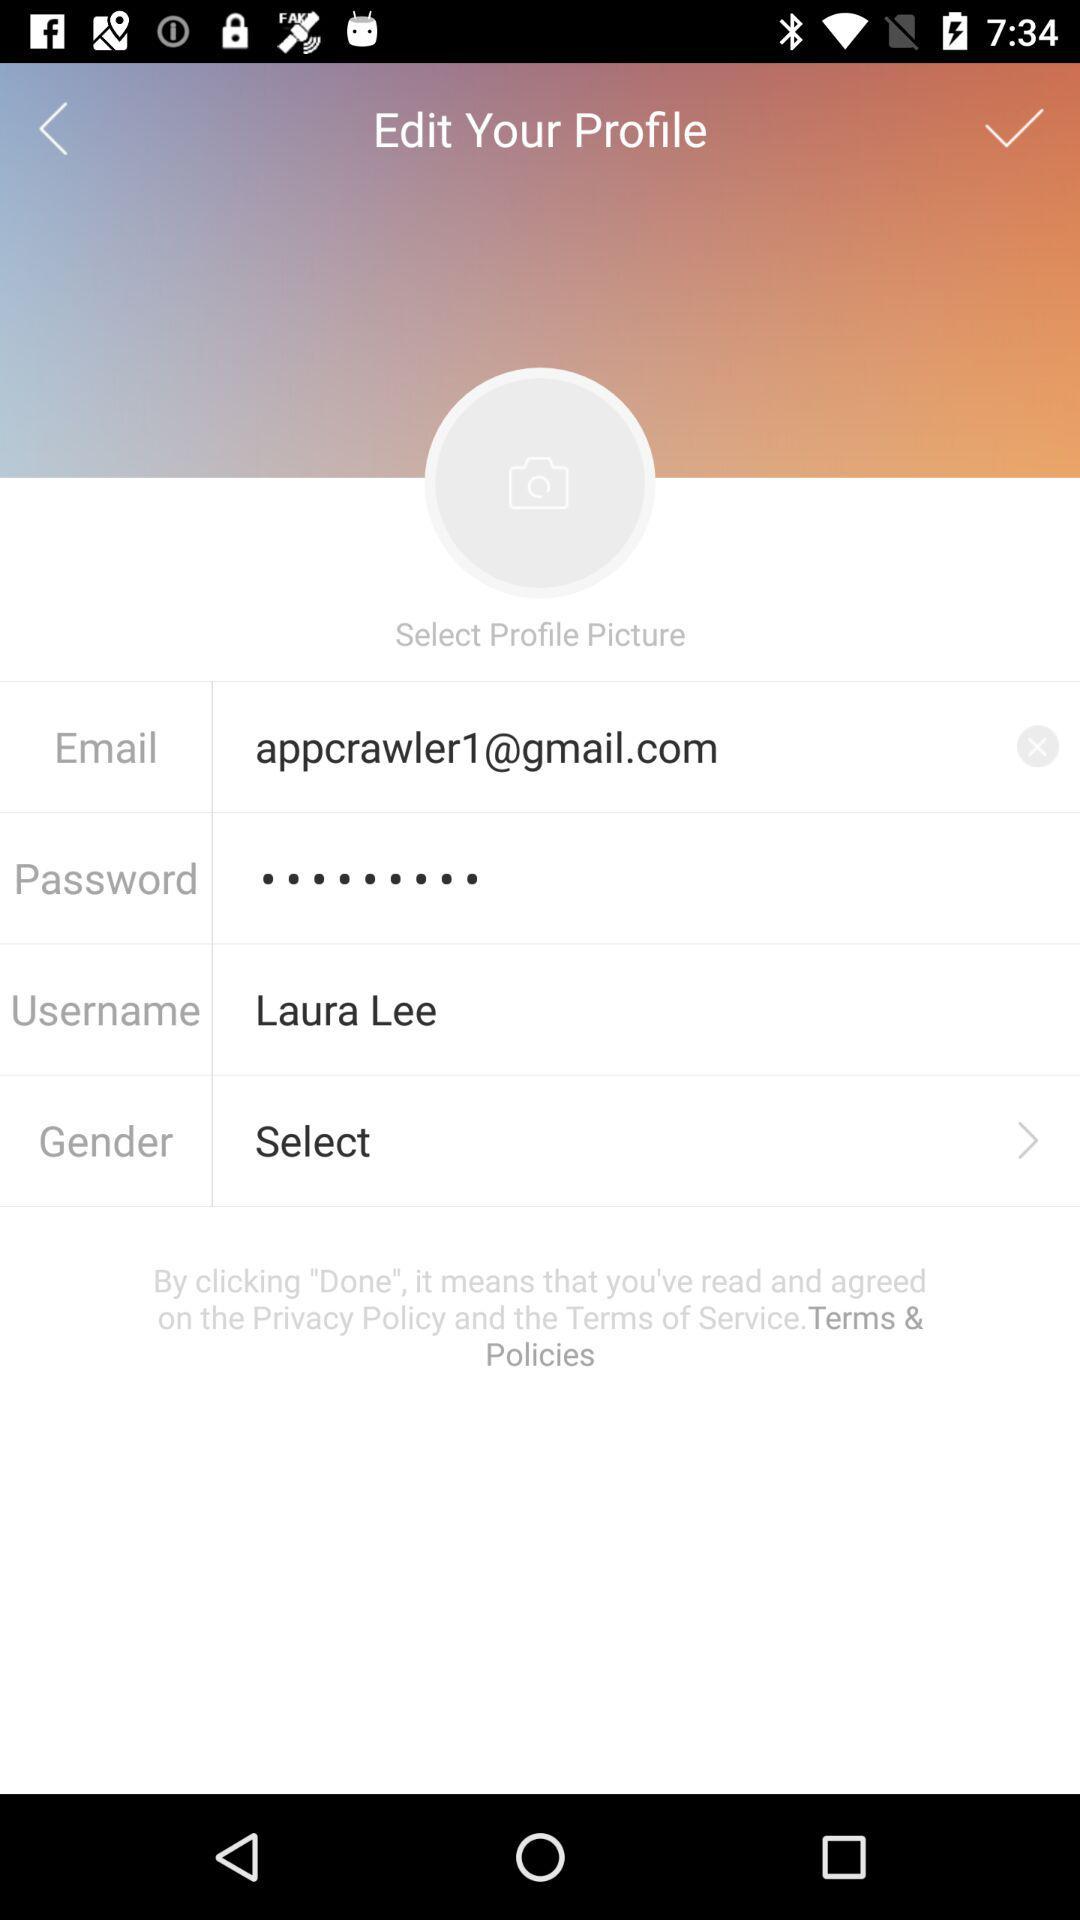 This screenshot has width=1080, height=1920. I want to click on the image above  select profile picture, so click(540, 483).